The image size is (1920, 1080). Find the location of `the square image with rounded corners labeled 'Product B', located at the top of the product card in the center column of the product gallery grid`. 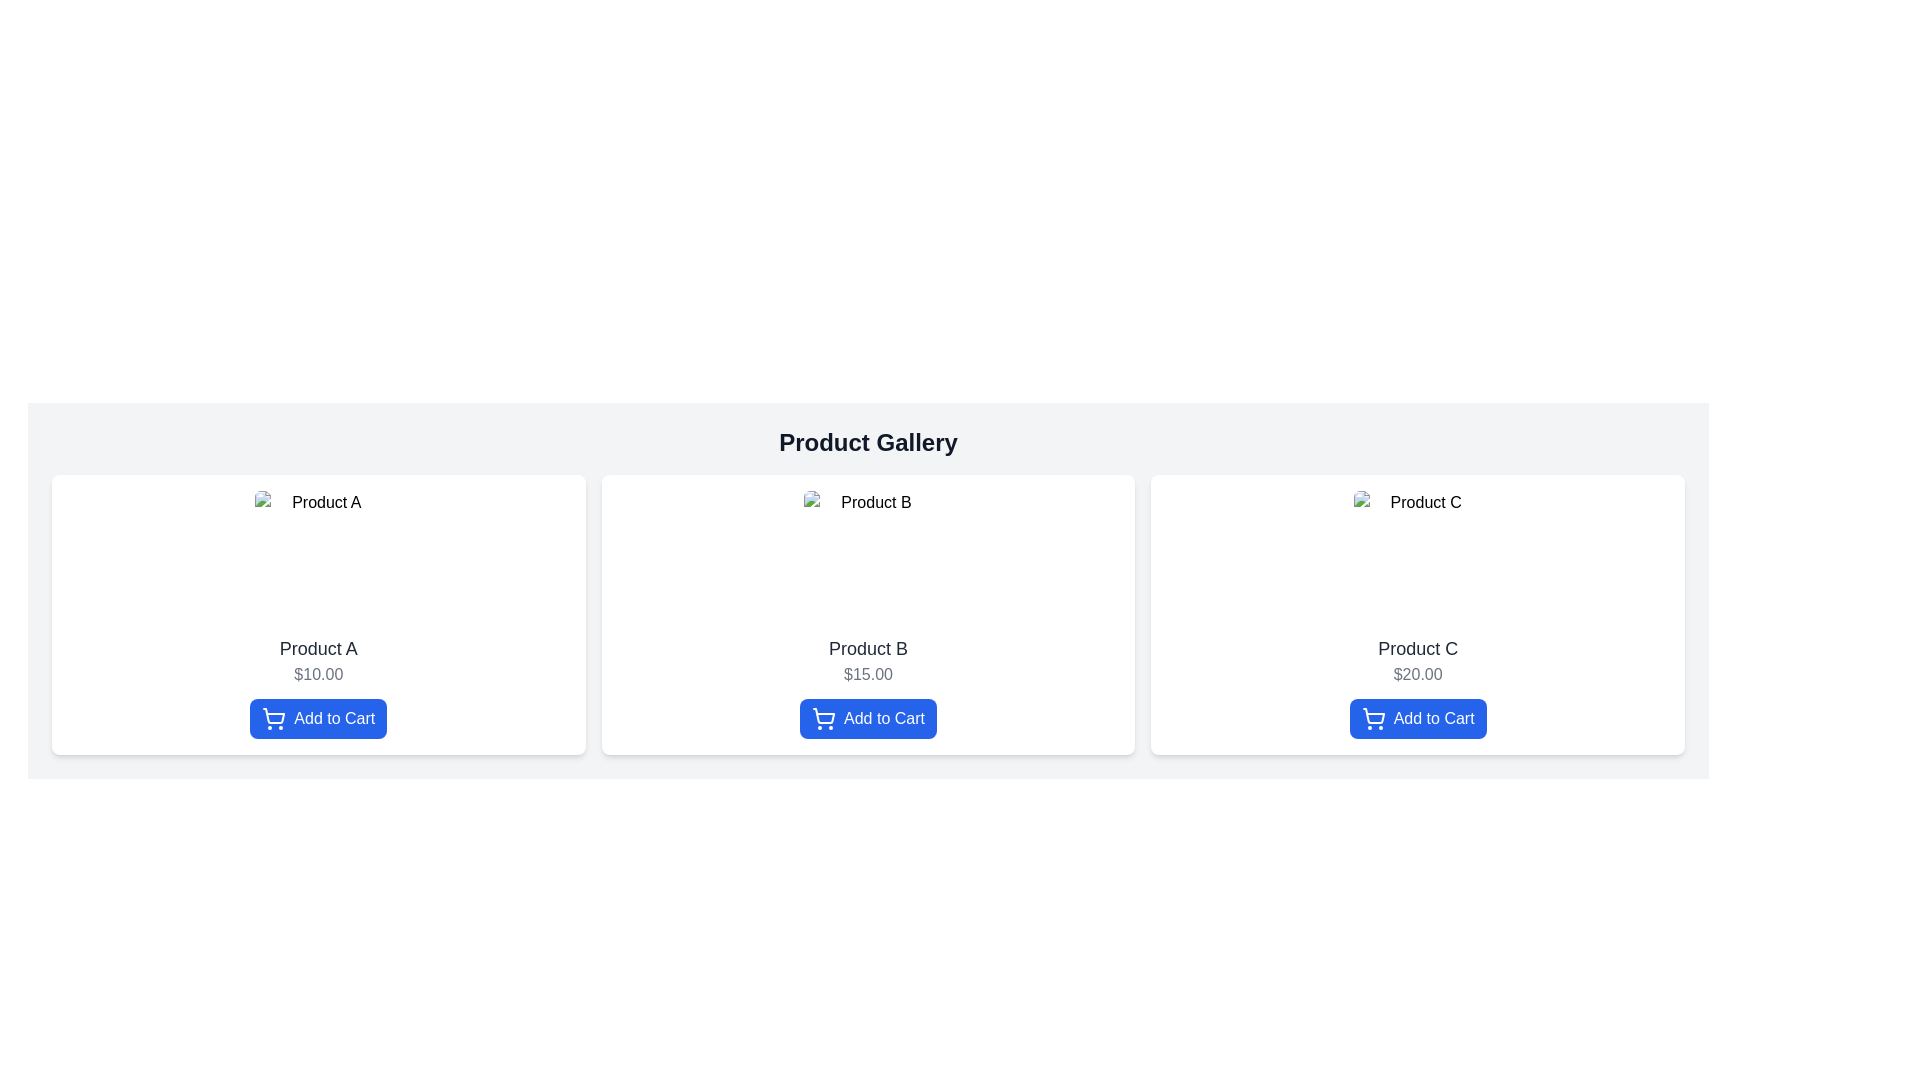

the square image with rounded corners labeled 'Product B', located at the top of the product card in the center column of the product gallery grid is located at coordinates (868, 555).